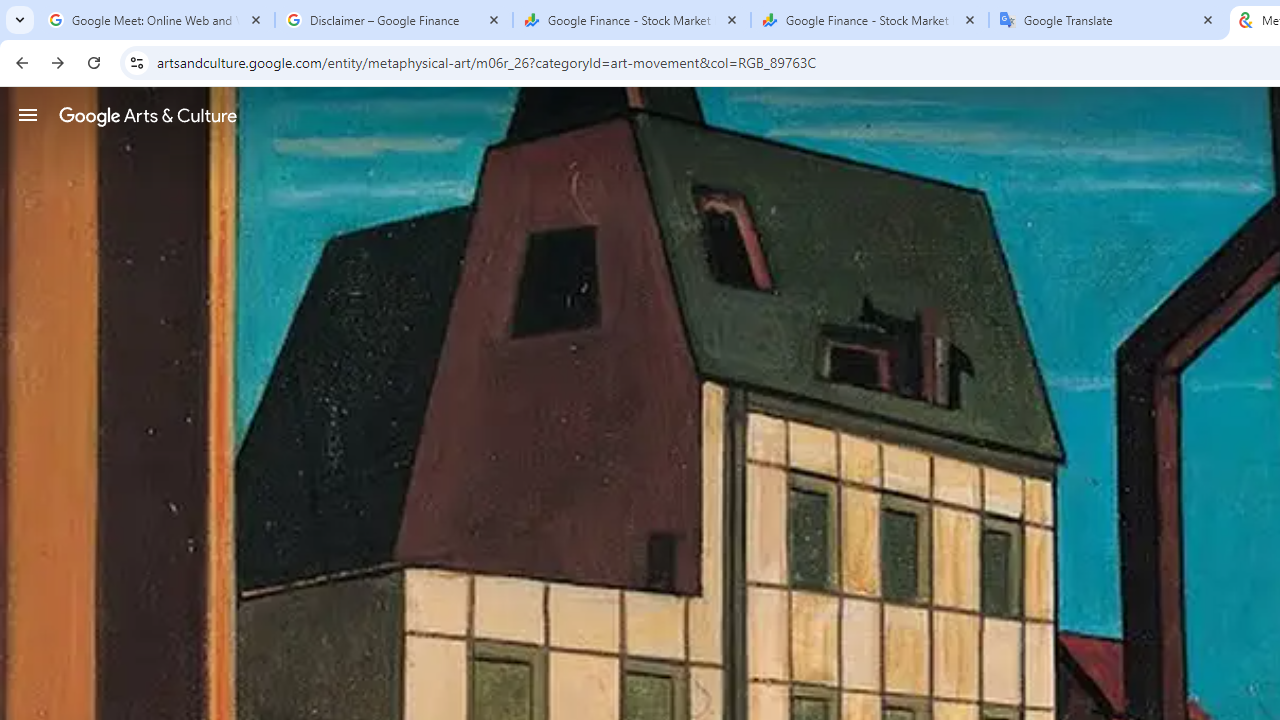 This screenshot has width=1280, height=720. I want to click on 'Menu', so click(28, 114).